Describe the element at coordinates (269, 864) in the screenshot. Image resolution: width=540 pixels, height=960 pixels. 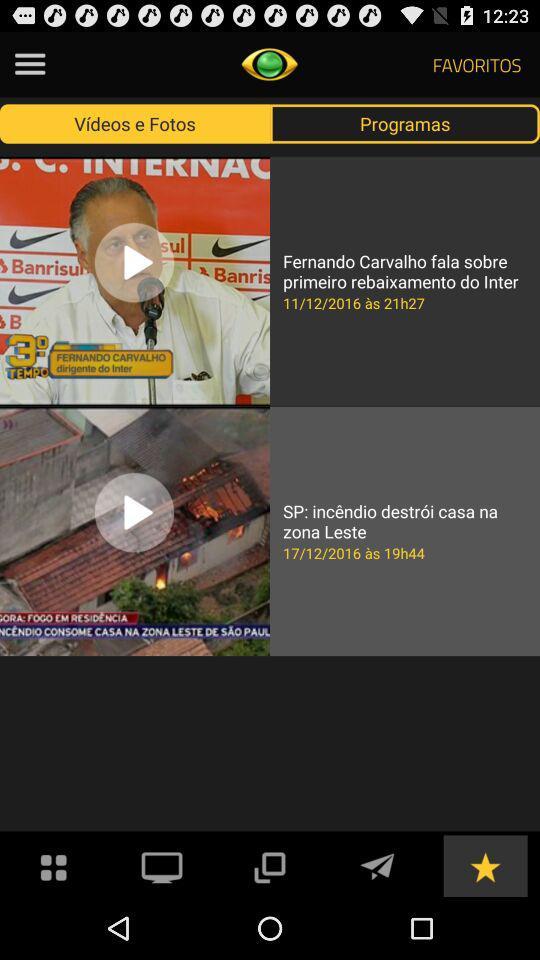
I see `more pages` at that location.